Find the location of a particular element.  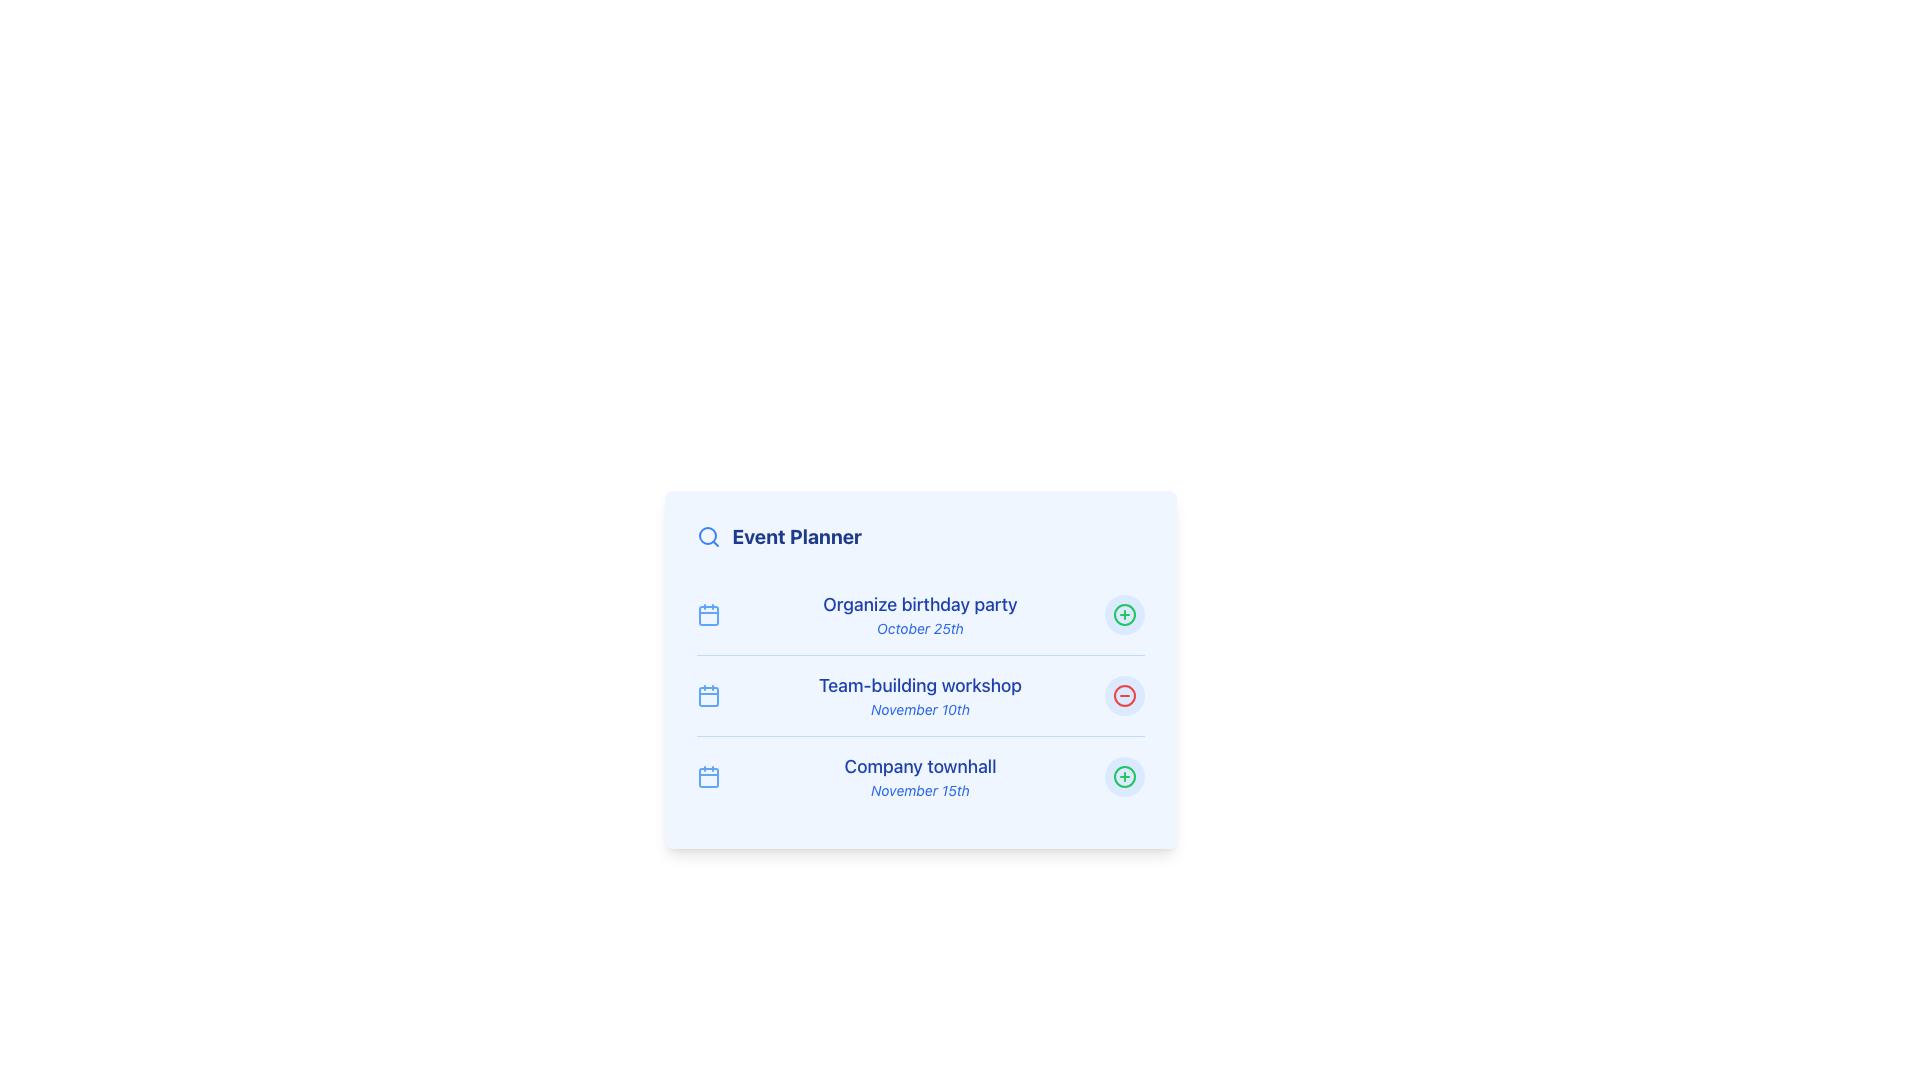

the calendar icon with a blue outline located to the left of the 'Company townhall' text in the third row of items is located at coordinates (708, 775).